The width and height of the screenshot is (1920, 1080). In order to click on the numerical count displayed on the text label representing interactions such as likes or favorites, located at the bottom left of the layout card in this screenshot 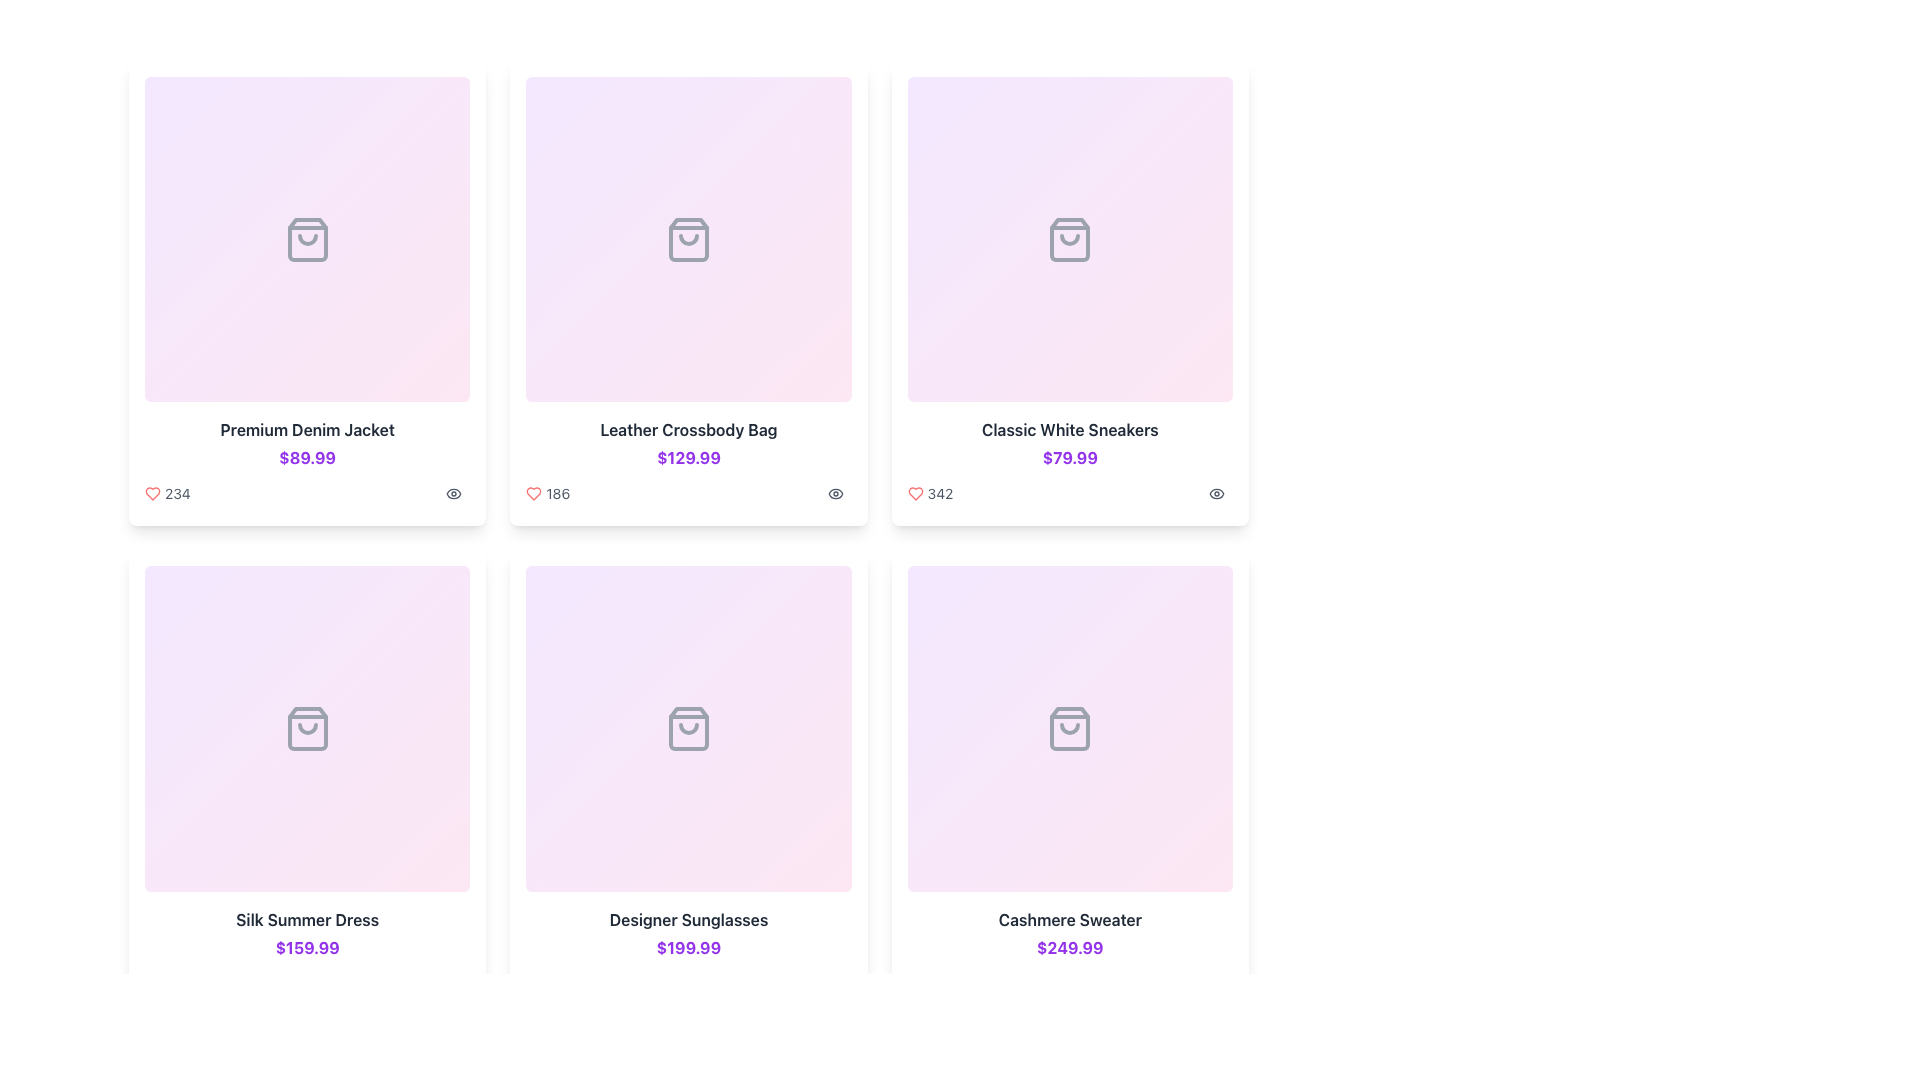, I will do `click(306, 982)`.